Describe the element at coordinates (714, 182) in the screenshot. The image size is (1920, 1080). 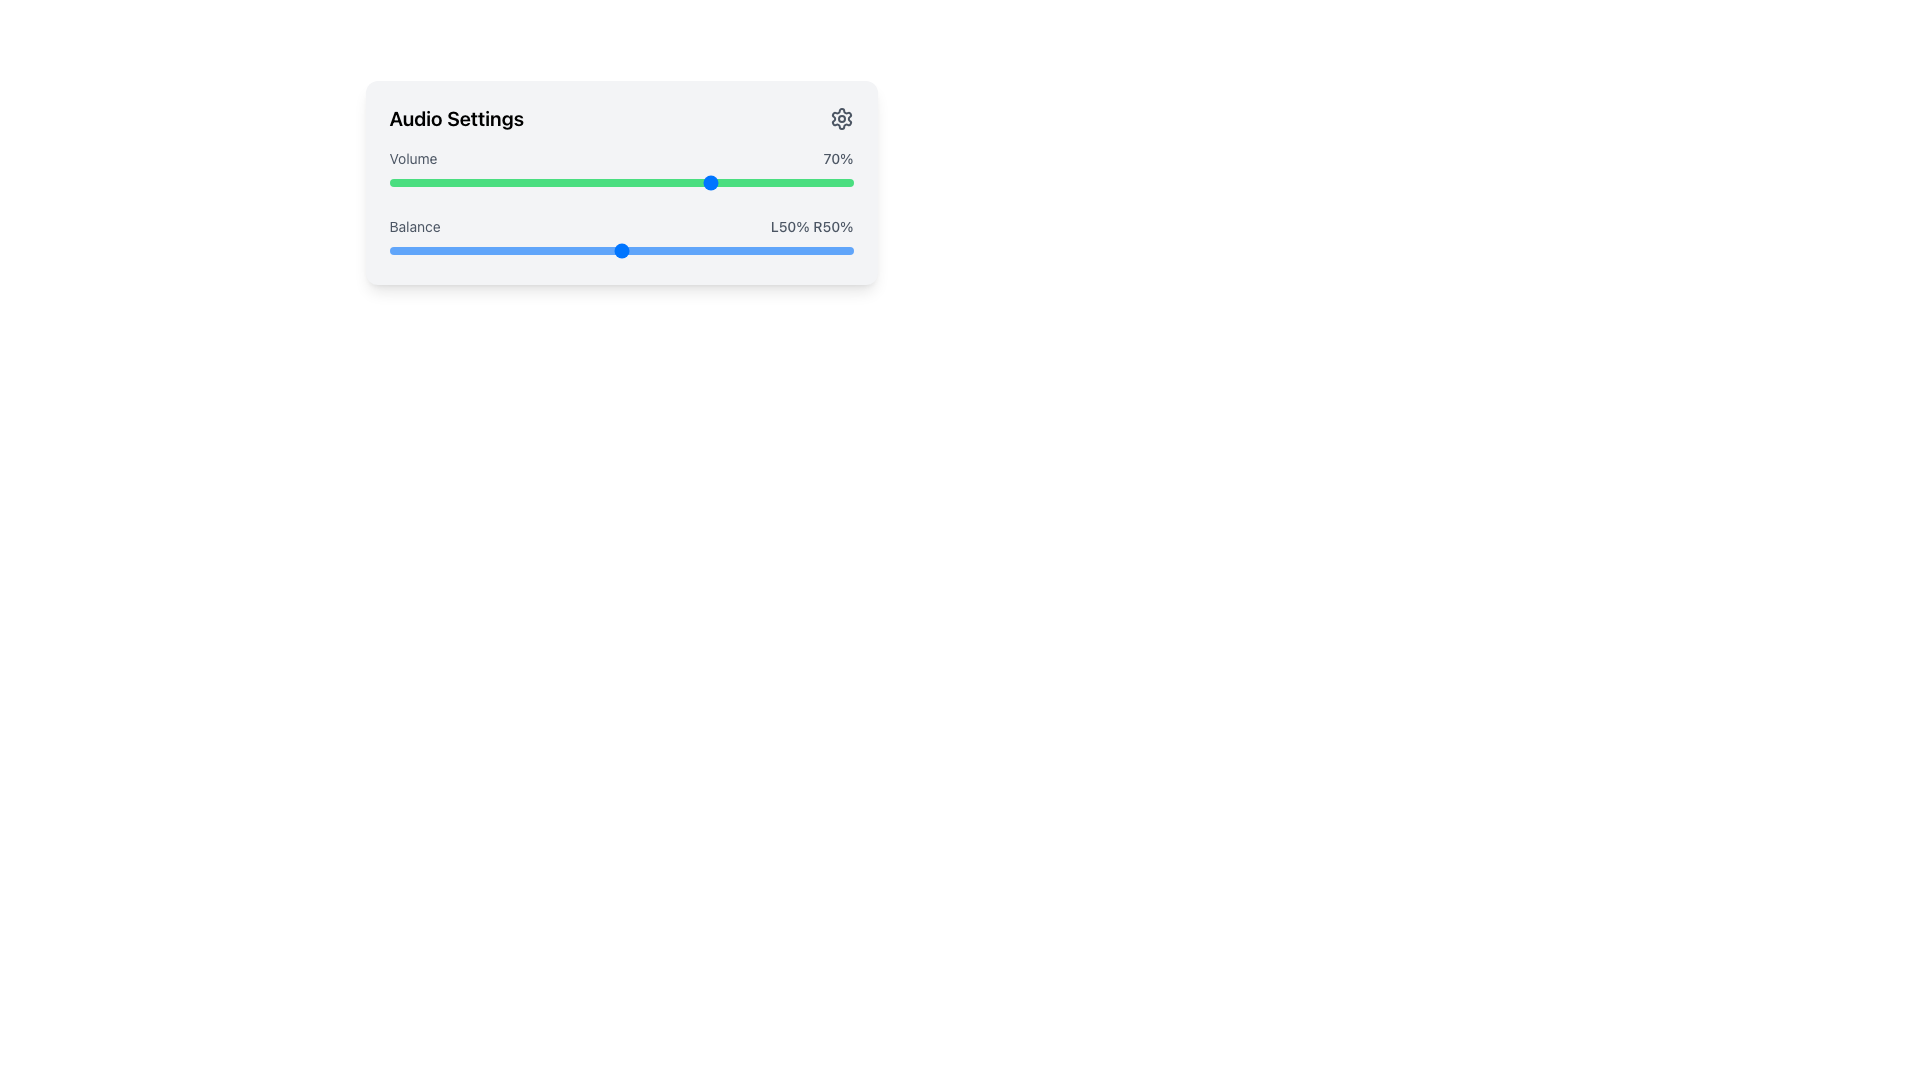
I see `the volume level` at that location.